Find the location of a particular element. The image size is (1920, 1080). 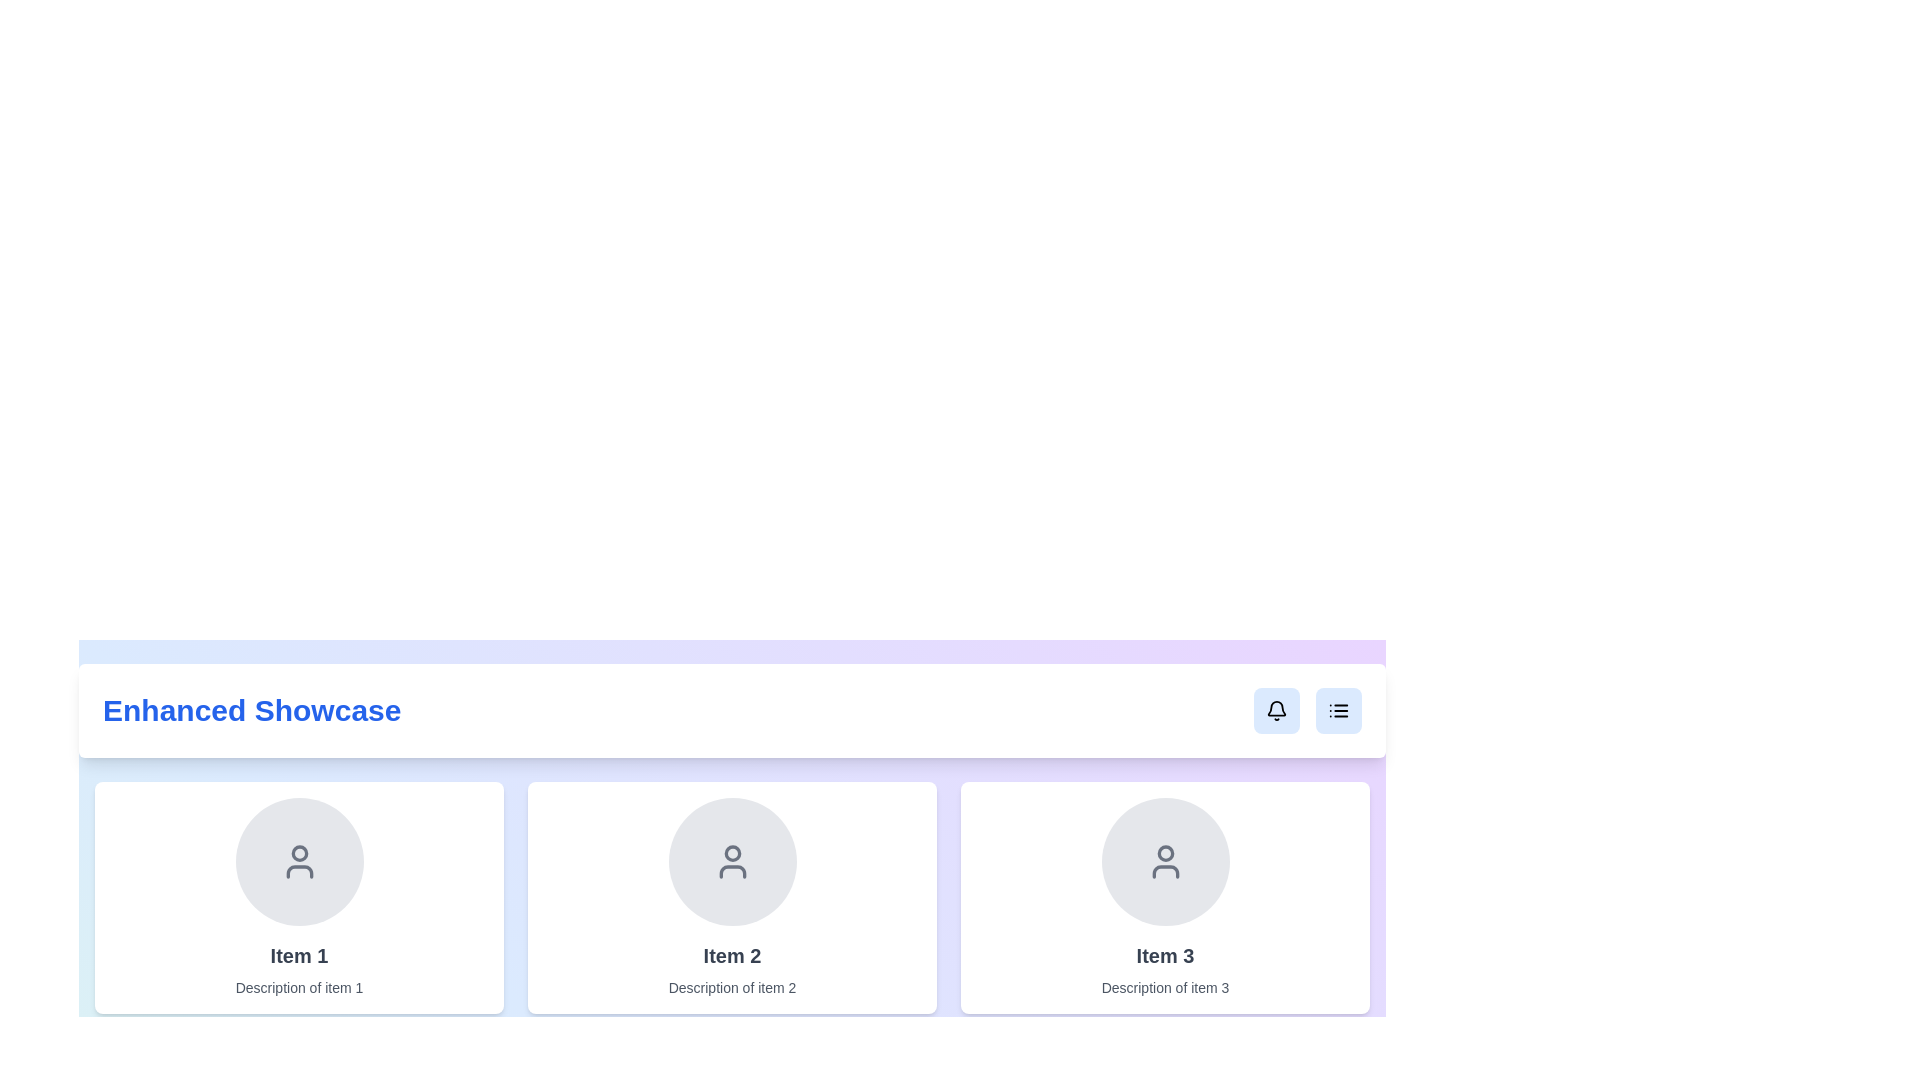

the Decorative icon with a circular gray background that features a lighter gray user icon, located at the center top of the card labeled 'Item 1' is located at coordinates (298, 860).